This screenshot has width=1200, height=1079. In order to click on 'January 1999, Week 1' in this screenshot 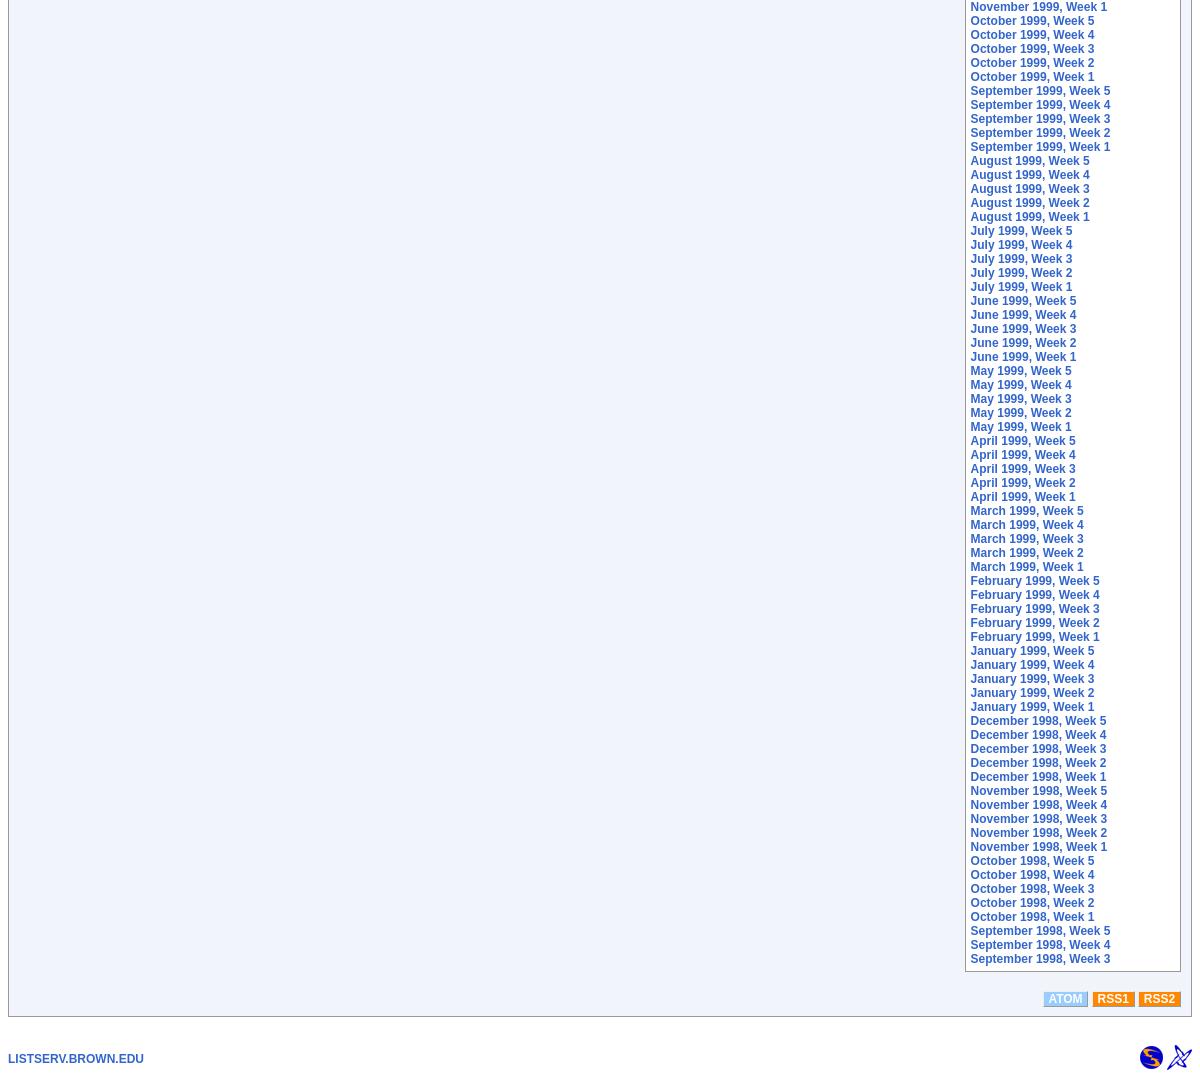, I will do `click(1032, 706)`.